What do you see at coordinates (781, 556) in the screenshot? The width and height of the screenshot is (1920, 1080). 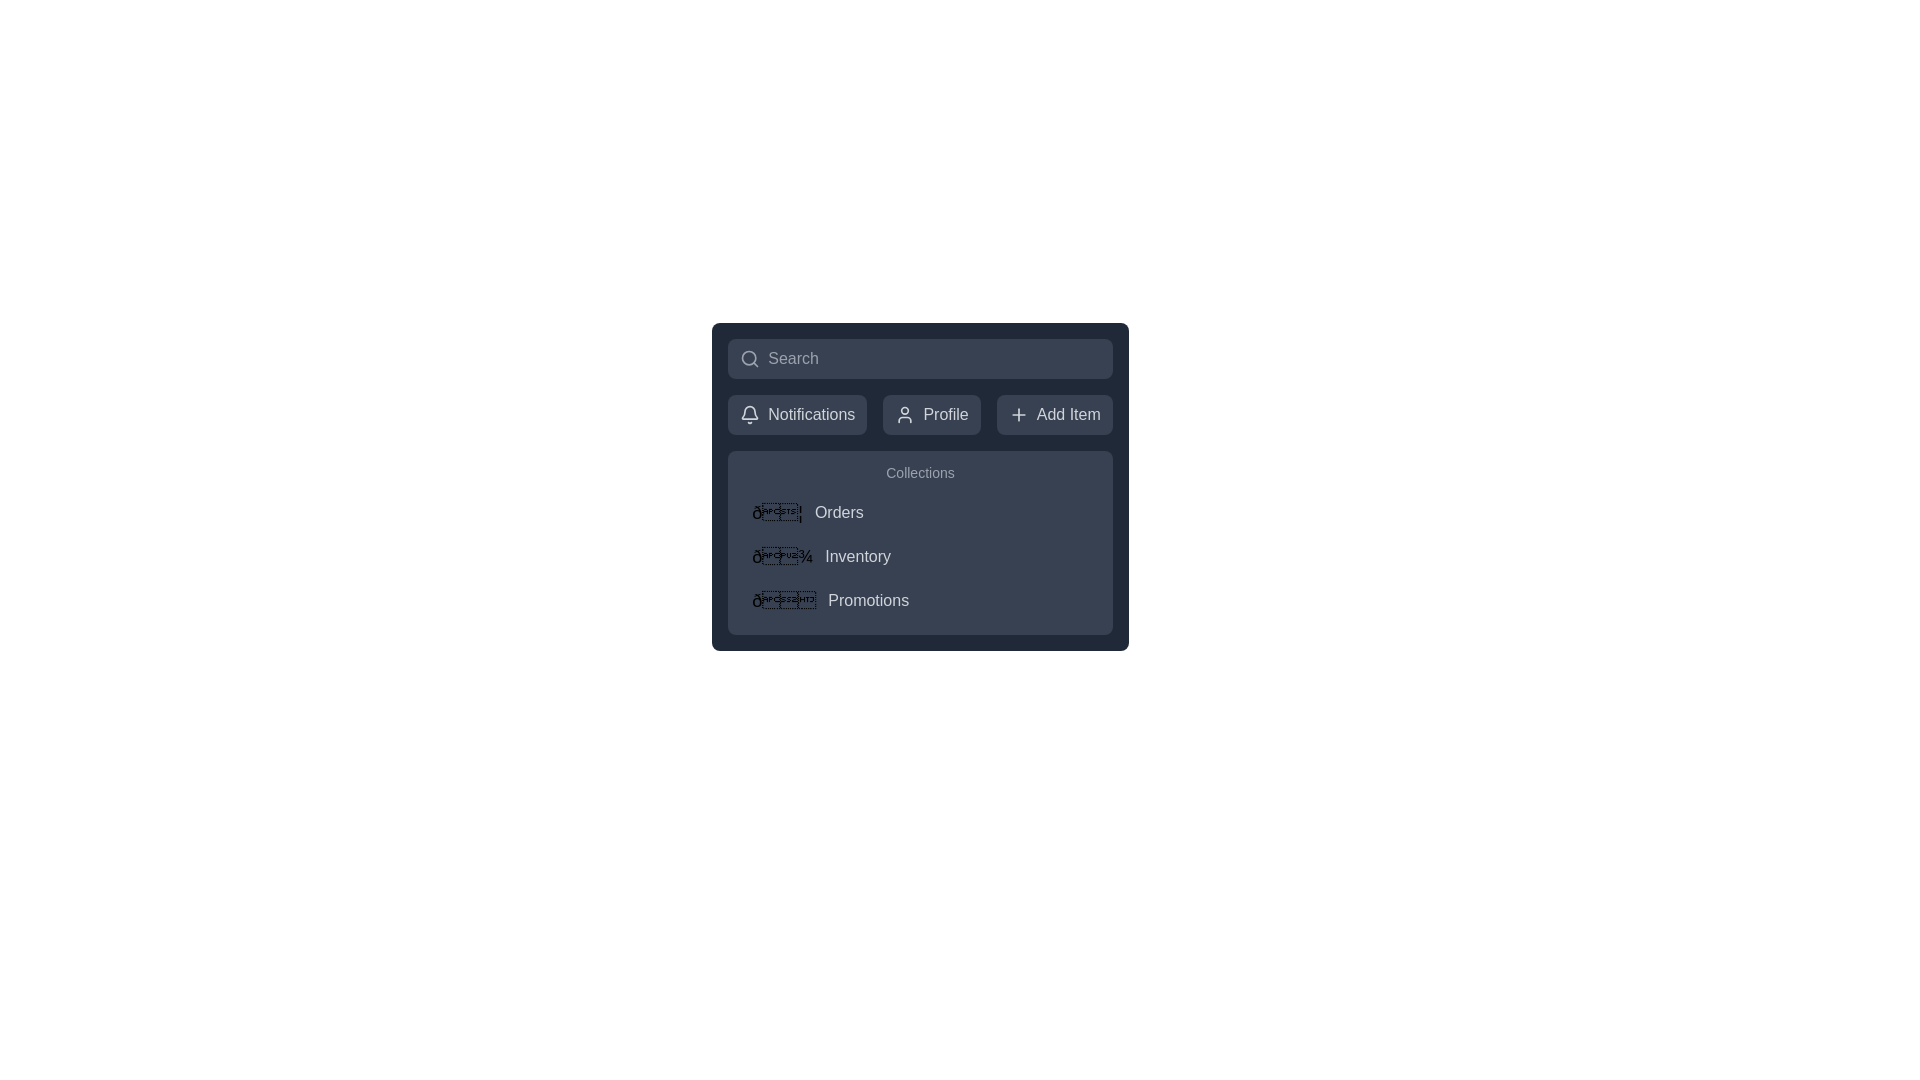 I see `the bold emoji-like icon located to the left of the 'Inventory' text label in the menu or list interface` at bounding box center [781, 556].